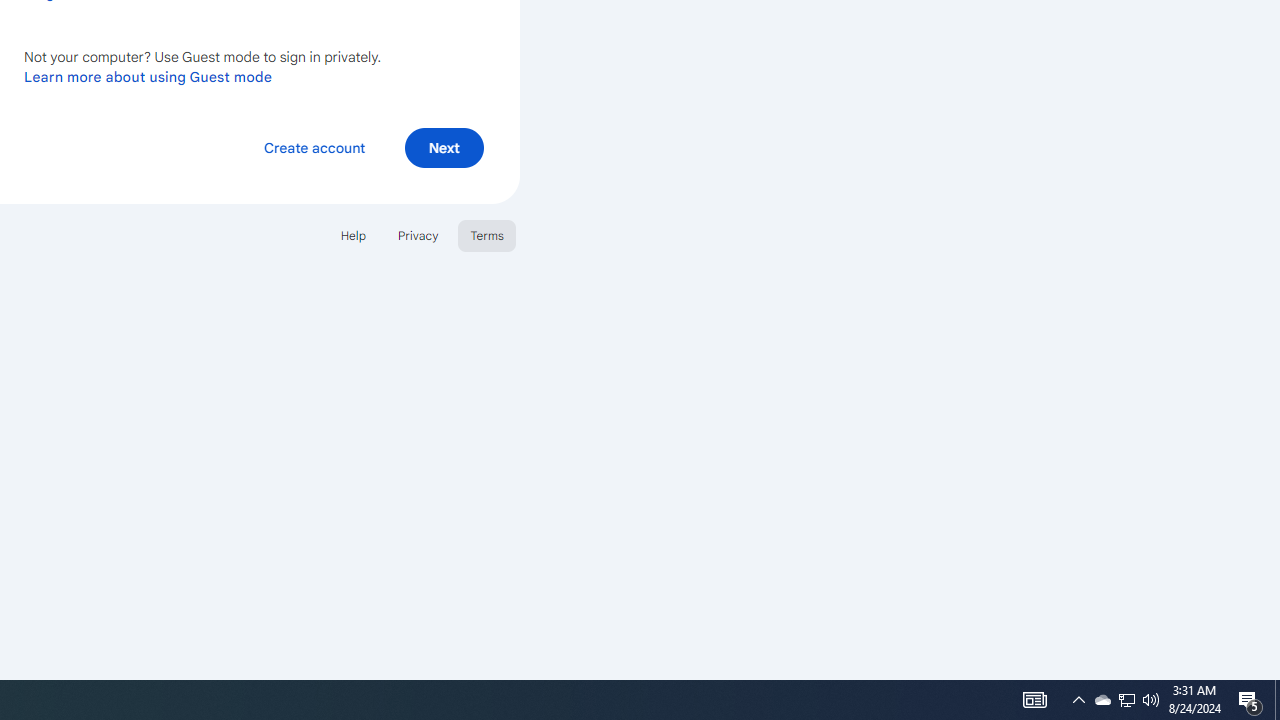  I want to click on 'Next', so click(443, 146).